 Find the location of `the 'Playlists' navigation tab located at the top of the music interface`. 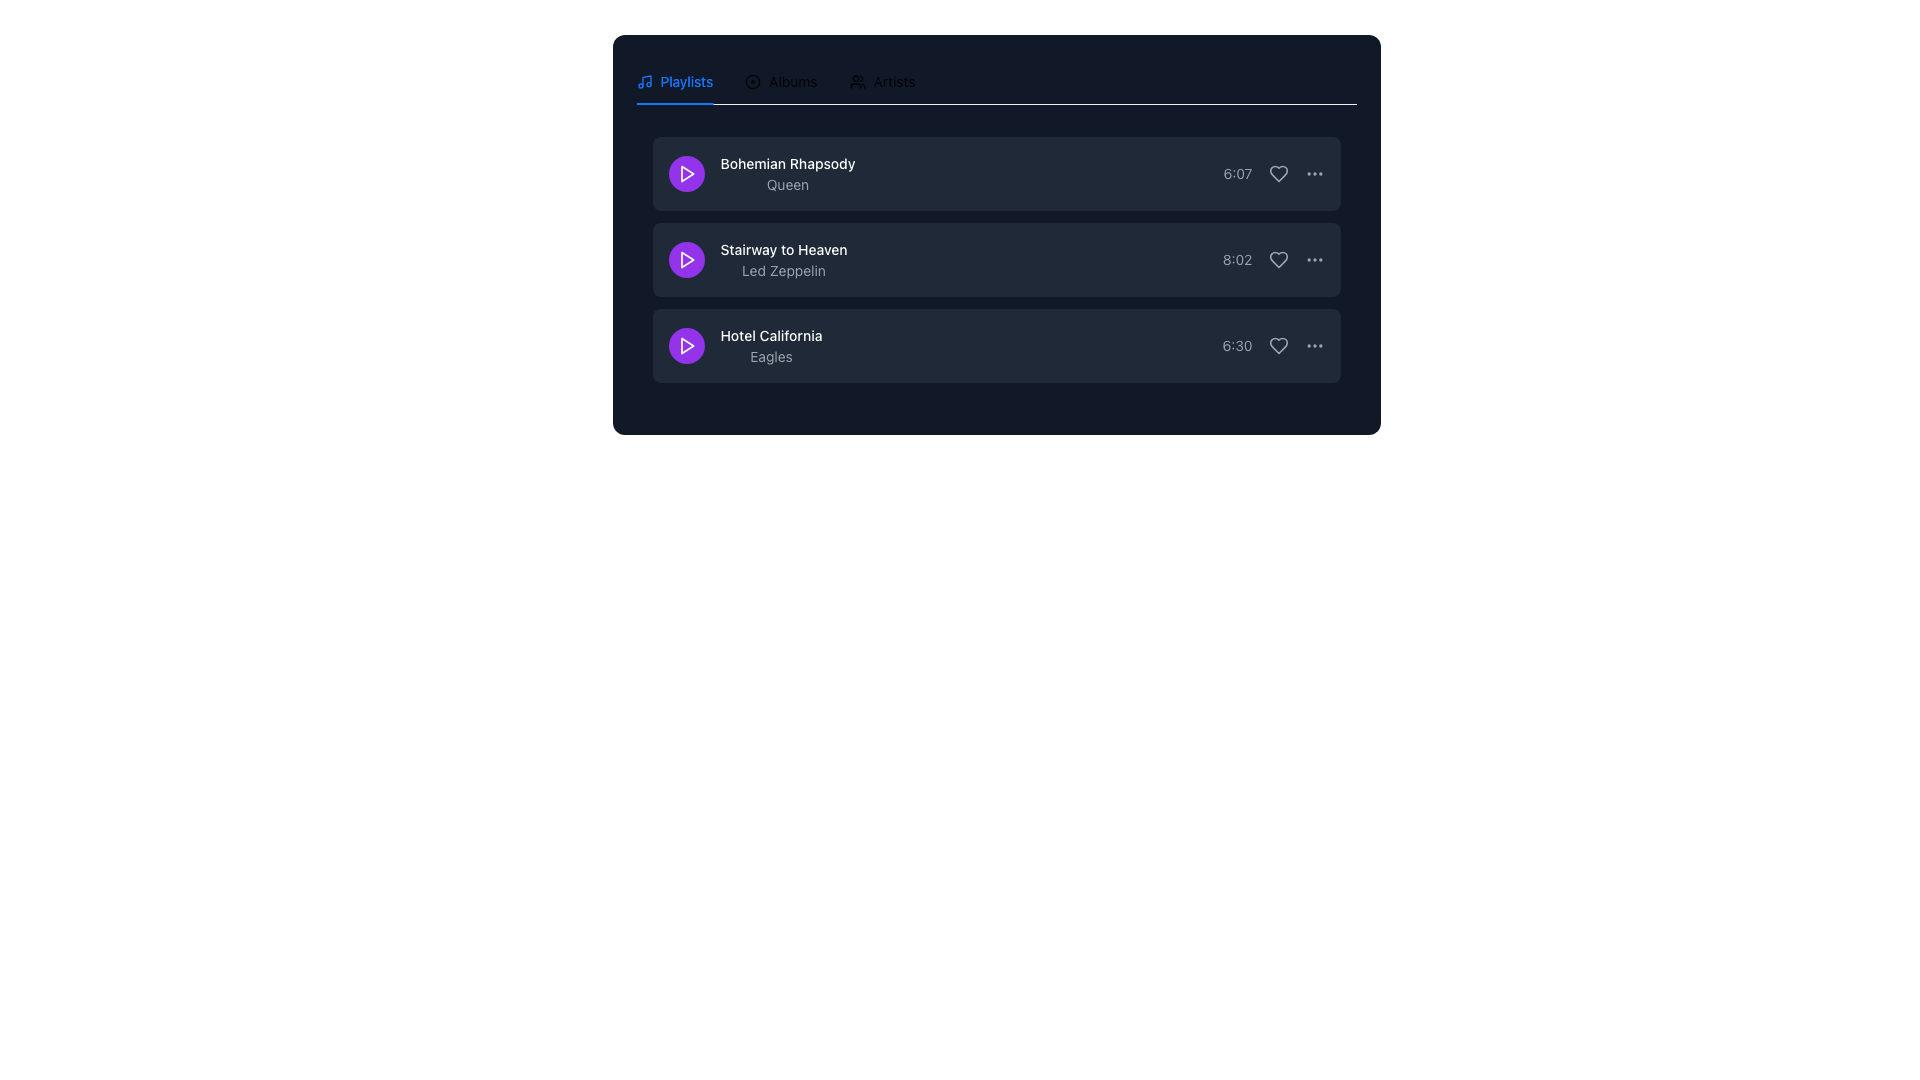

the 'Playlists' navigation tab located at the top of the music interface is located at coordinates (674, 80).